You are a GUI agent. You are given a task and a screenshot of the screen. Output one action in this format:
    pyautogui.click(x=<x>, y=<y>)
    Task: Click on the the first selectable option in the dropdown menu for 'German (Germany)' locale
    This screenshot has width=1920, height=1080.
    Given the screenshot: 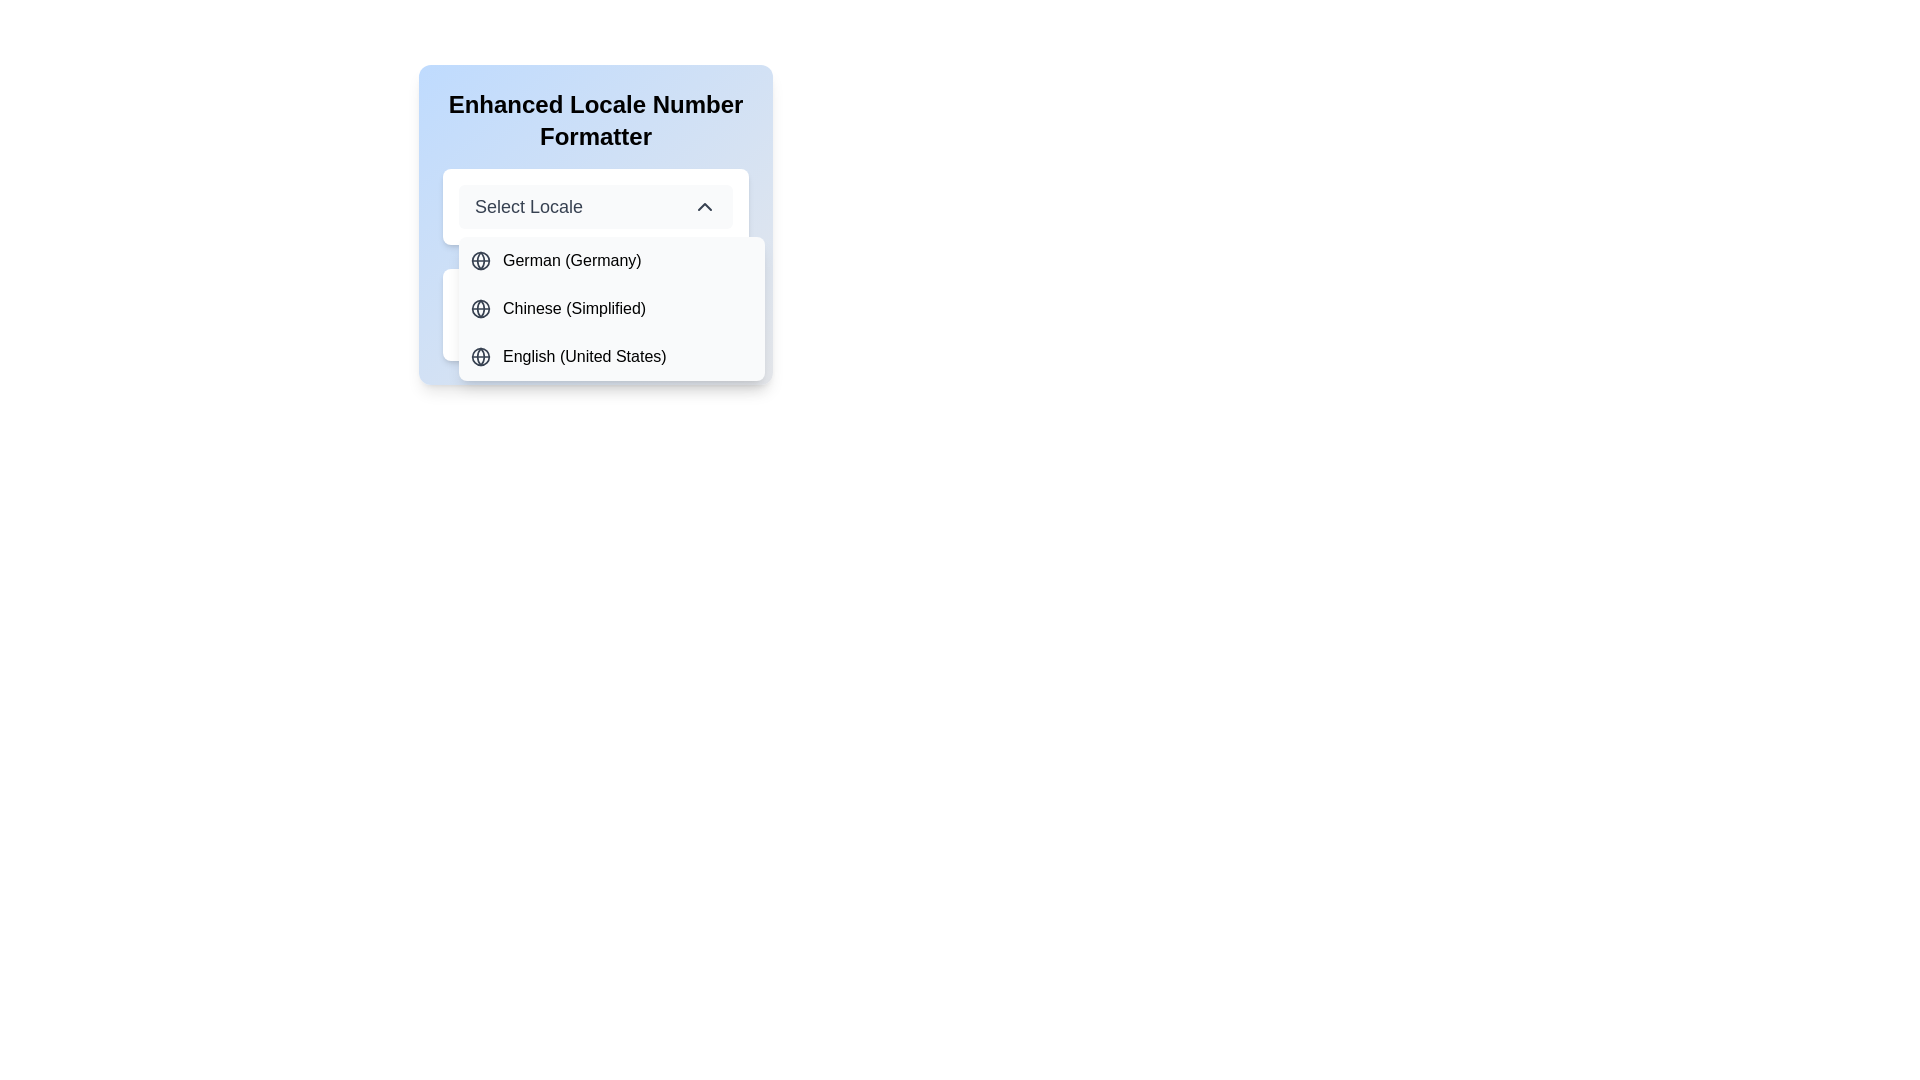 What is the action you would take?
    pyautogui.click(x=610, y=260)
    